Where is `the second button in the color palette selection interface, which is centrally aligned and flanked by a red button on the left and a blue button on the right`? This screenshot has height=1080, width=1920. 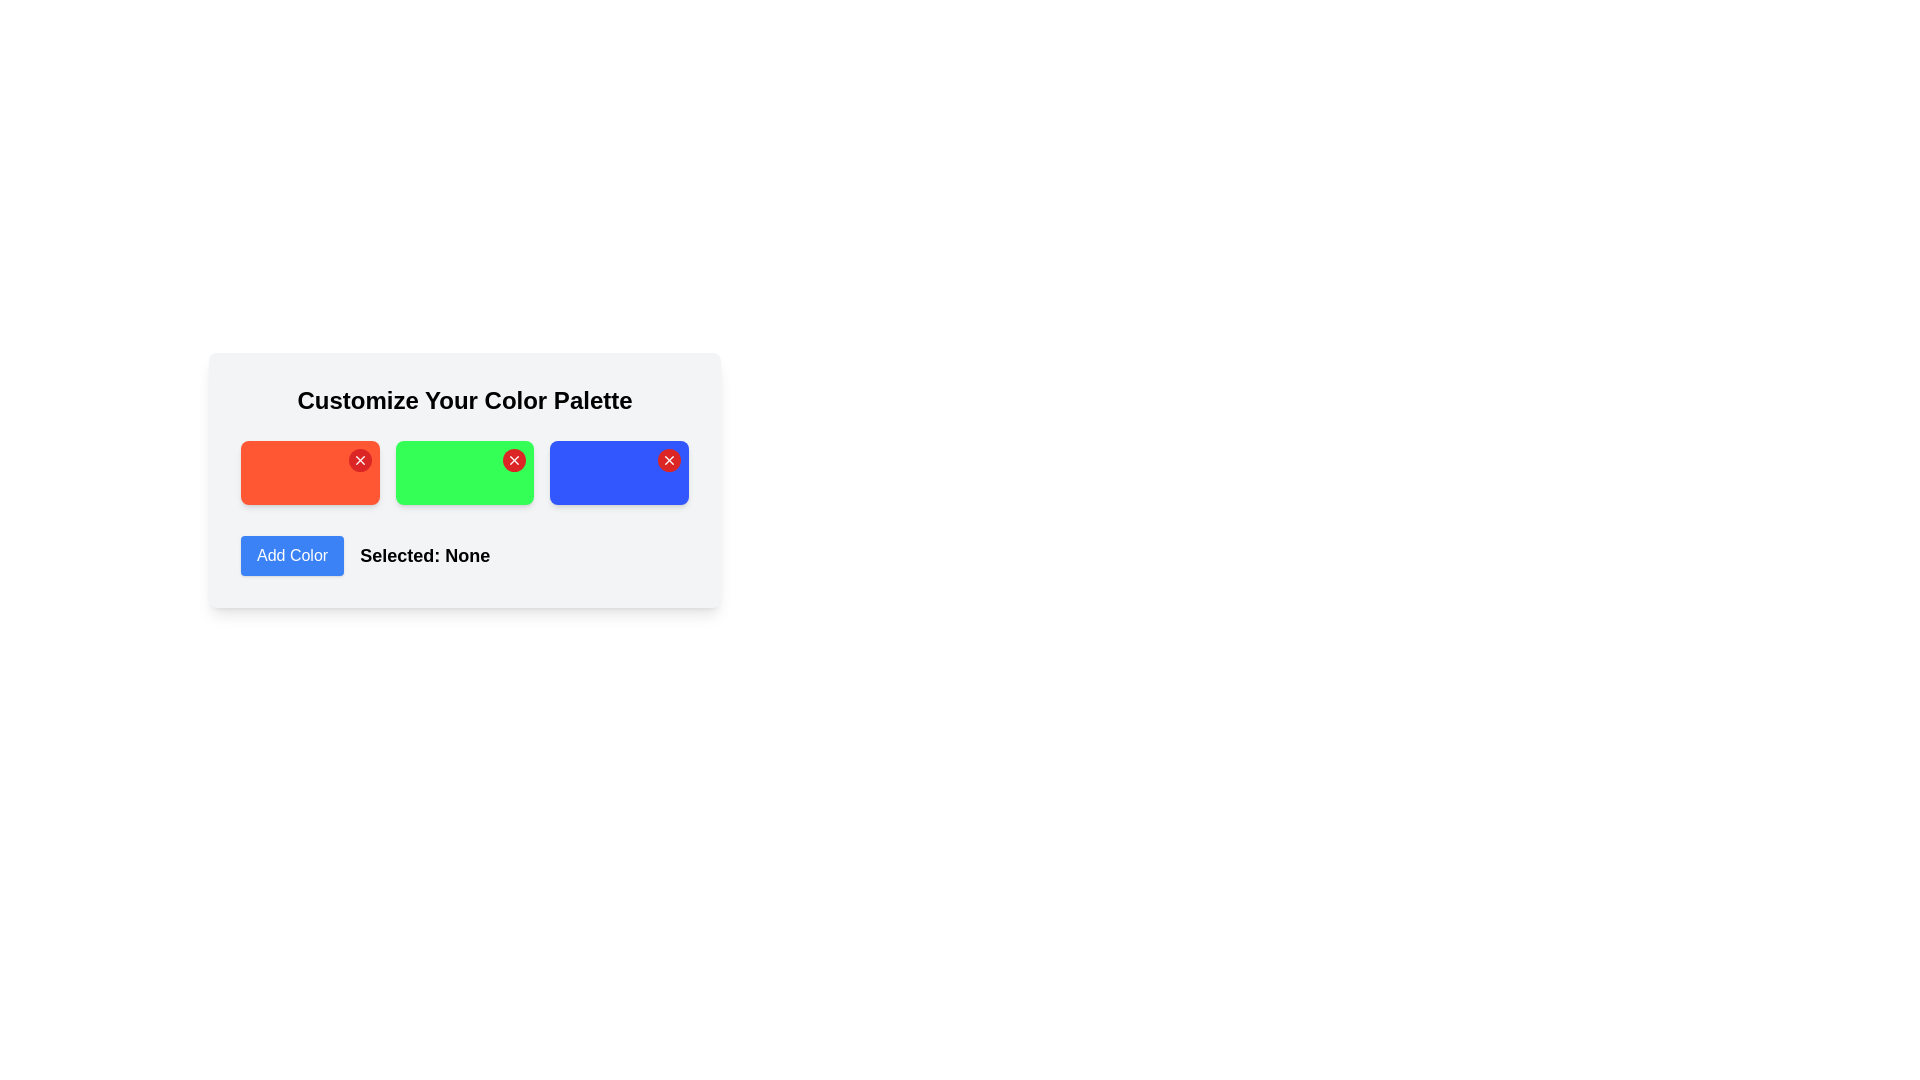
the second button in the color palette selection interface, which is centrally aligned and flanked by a red button on the left and a blue button on the right is located at coordinates (464, 476).